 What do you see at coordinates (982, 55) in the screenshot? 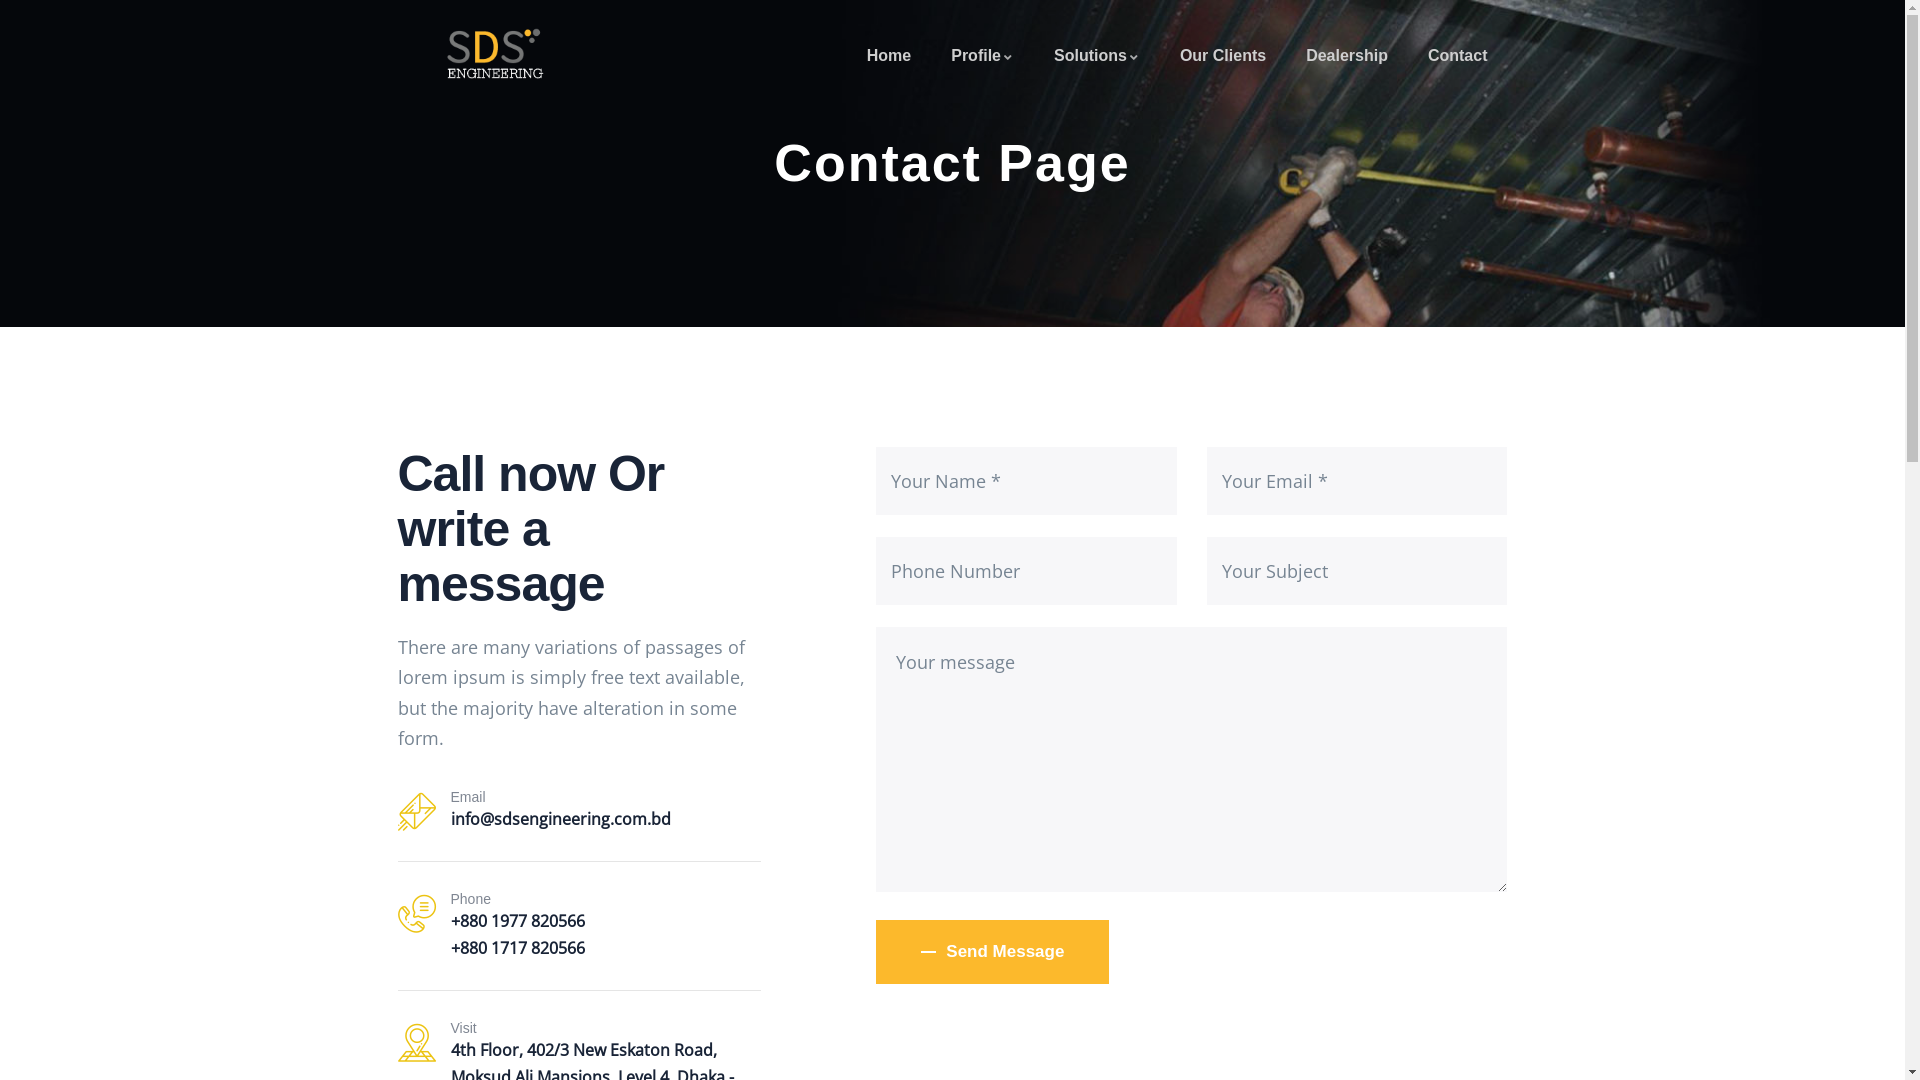
I see `'Profile'` at bounding box center [982, 55].